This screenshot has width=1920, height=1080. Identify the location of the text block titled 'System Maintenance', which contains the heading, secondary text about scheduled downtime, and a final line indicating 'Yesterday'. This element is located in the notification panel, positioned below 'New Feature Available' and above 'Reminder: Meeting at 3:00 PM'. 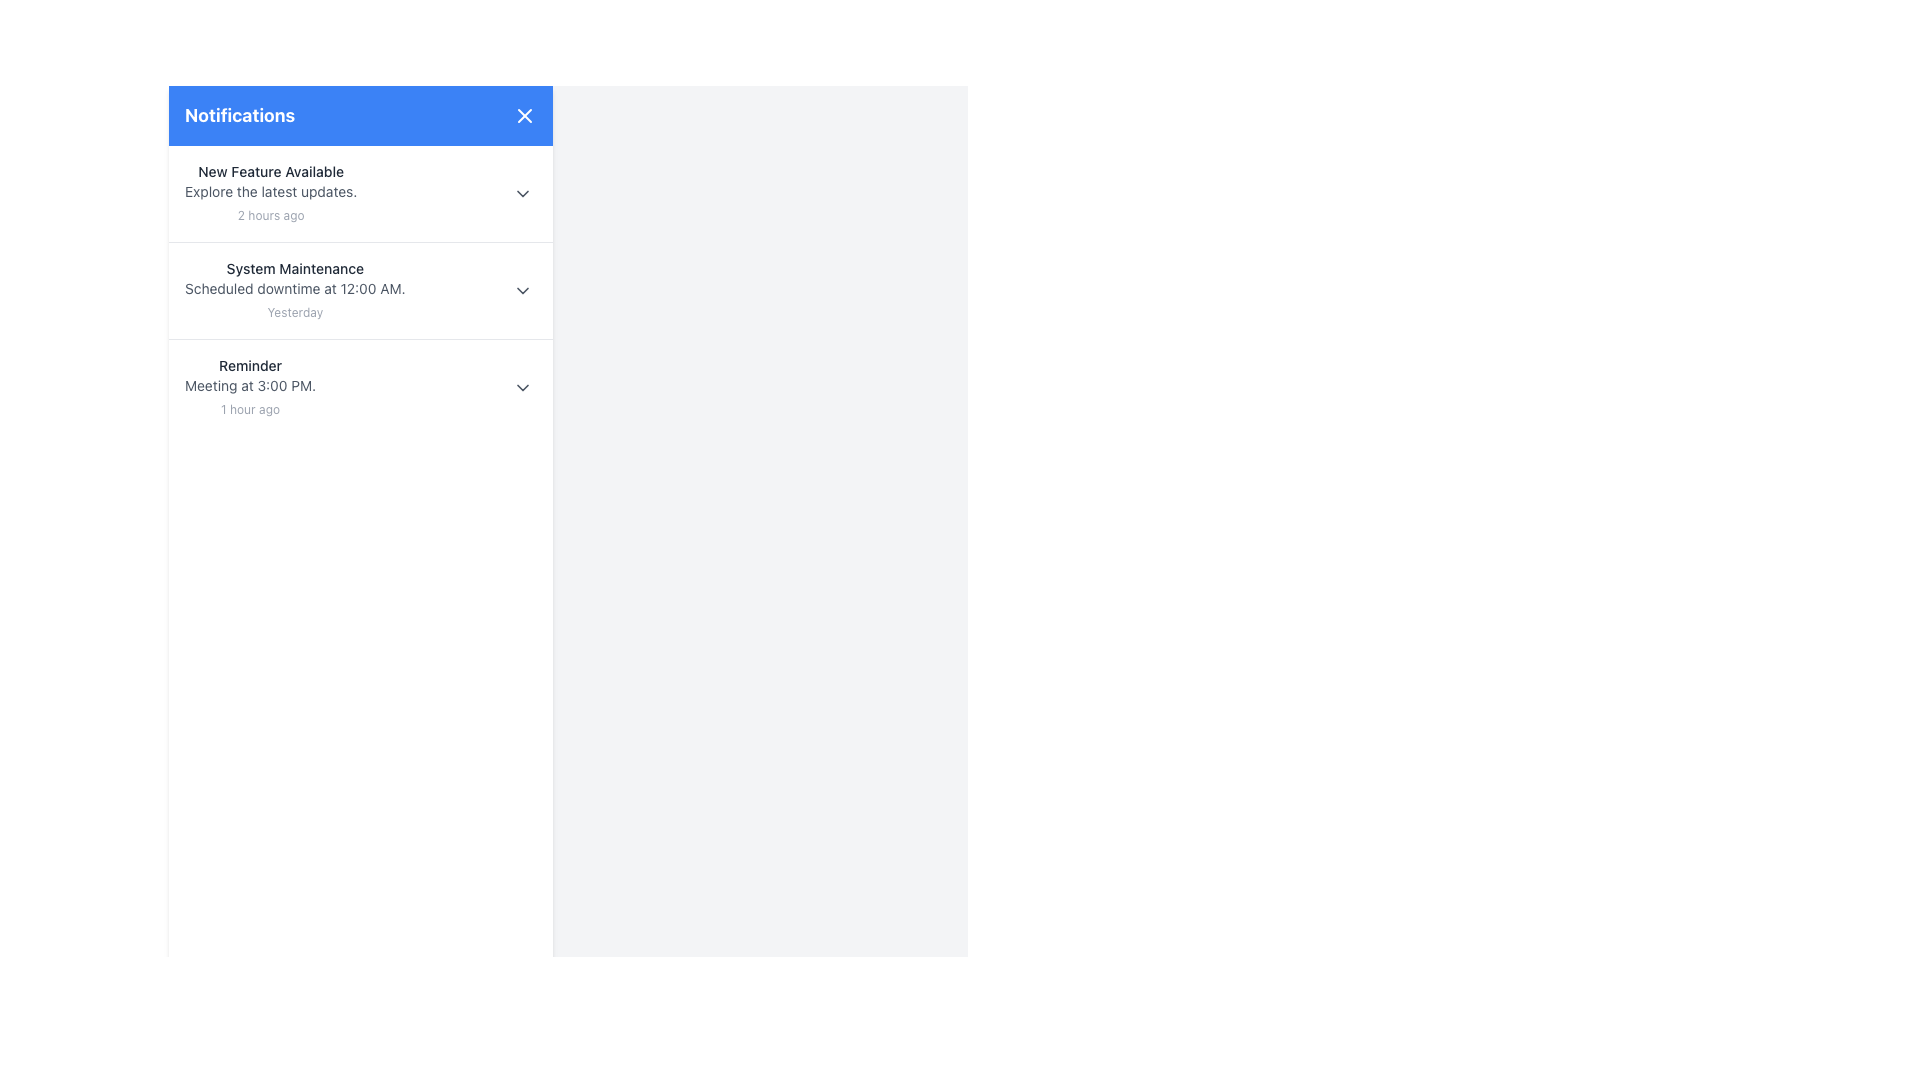
(294, 290).